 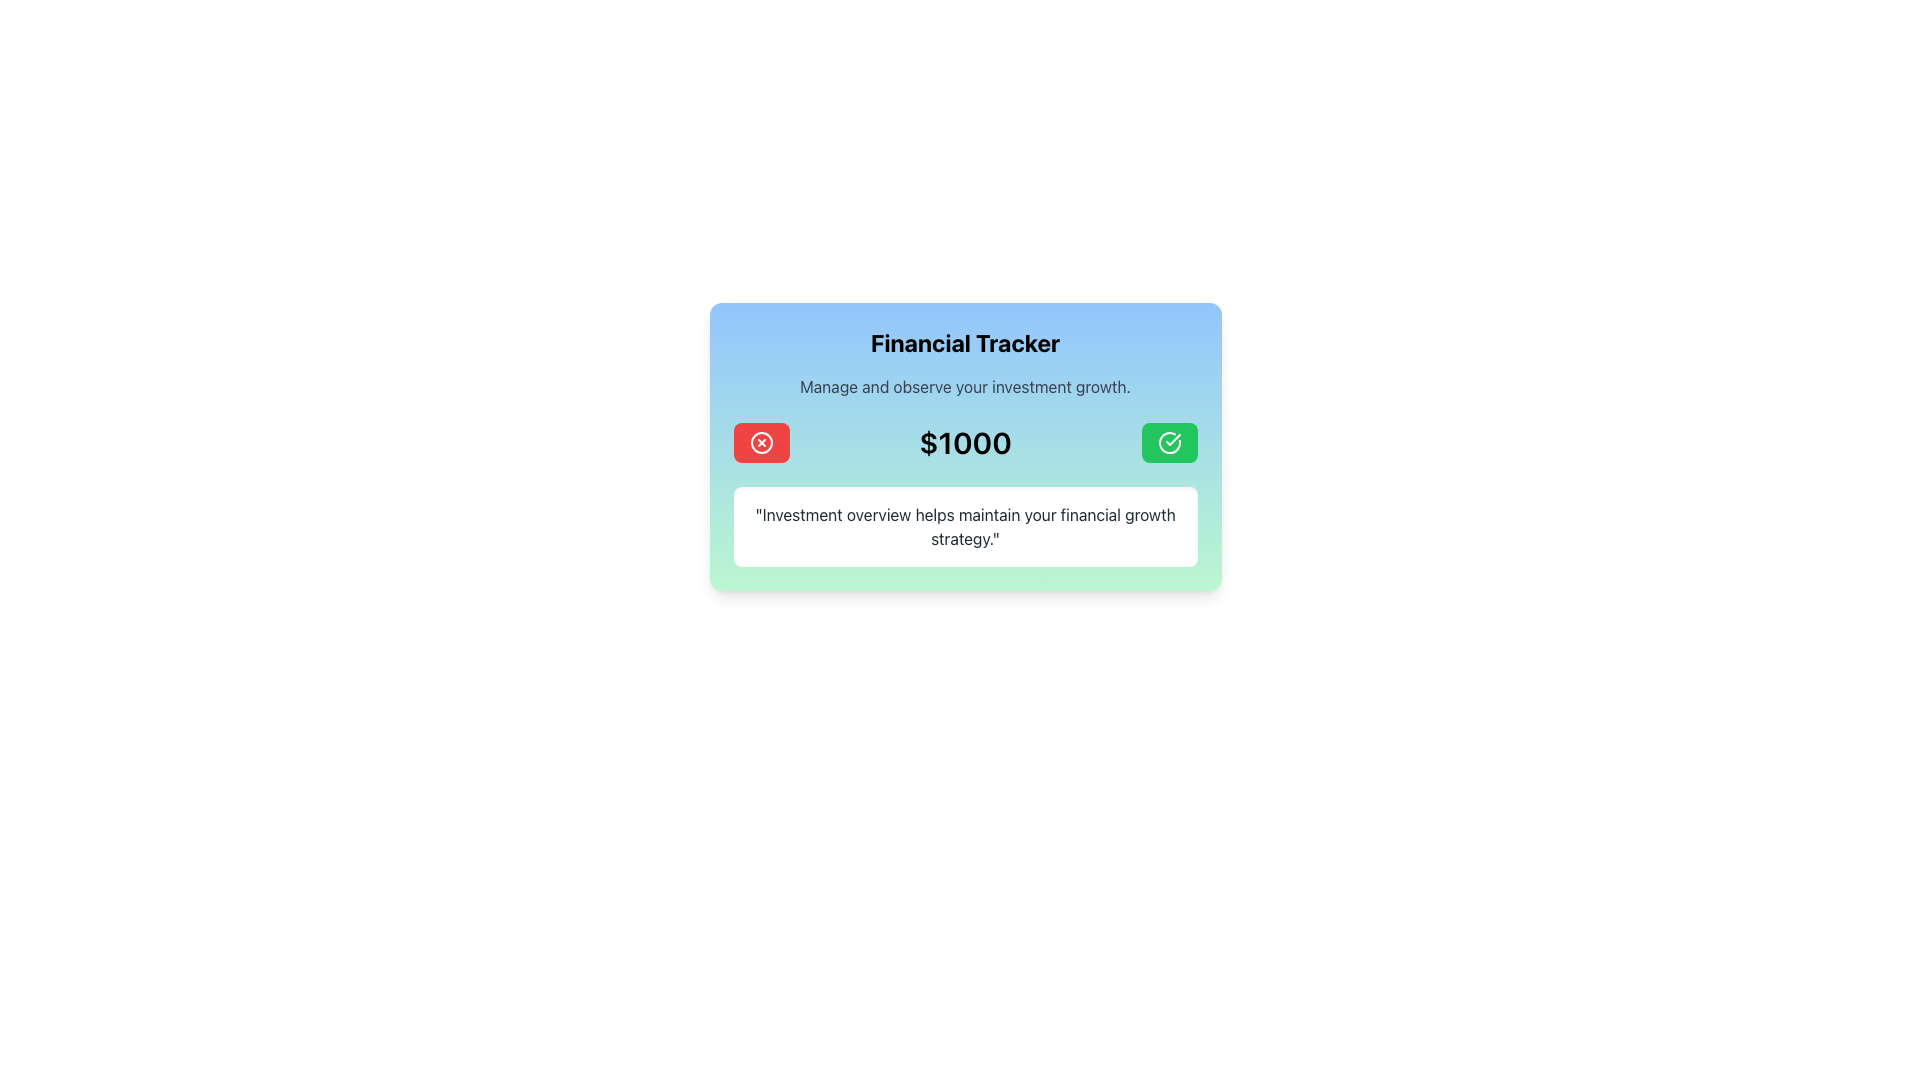 I want to click on the confirm action button represented by a checkmark icon, so click(x=1169, y=442).